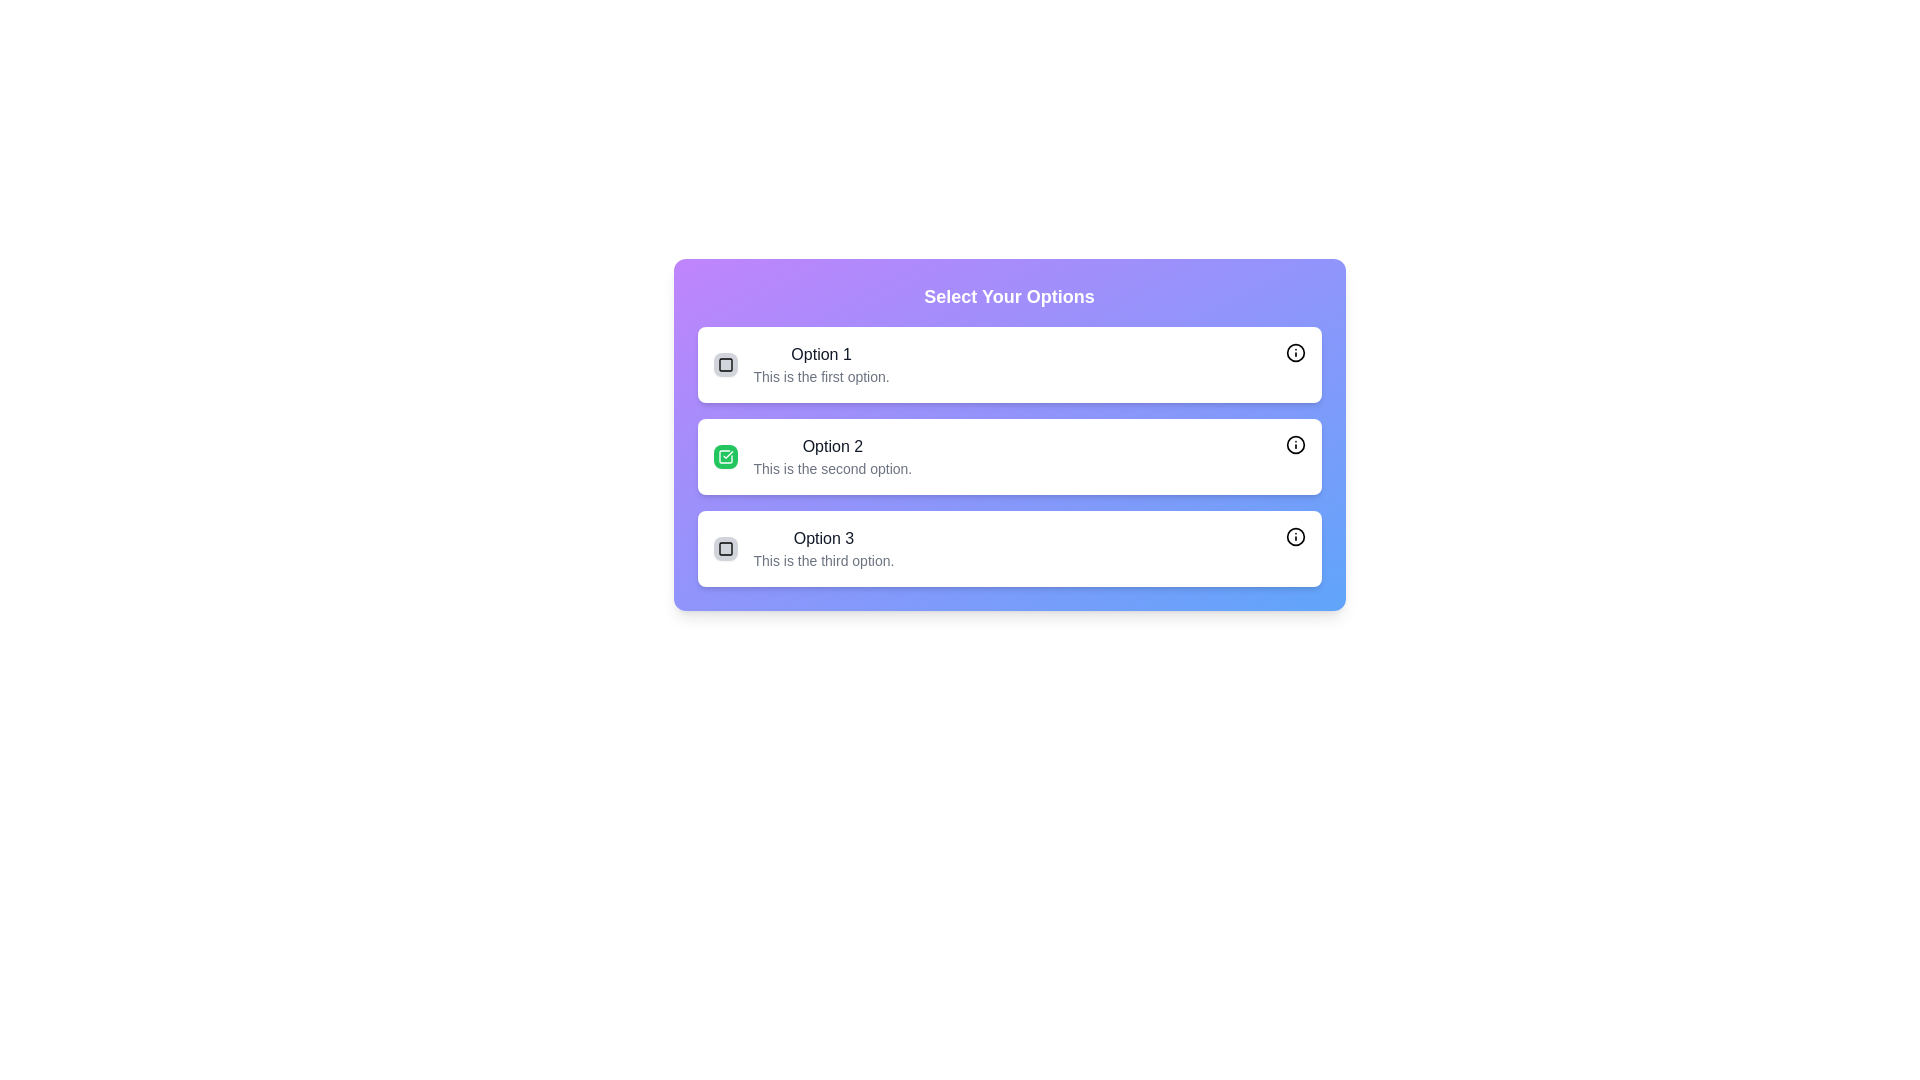 The height and width of the screenshot is (1080, 1920). I want to click on the icon indicating 'Option 2' that signifies the option has been selected or marked as completed, so click(724, 456).